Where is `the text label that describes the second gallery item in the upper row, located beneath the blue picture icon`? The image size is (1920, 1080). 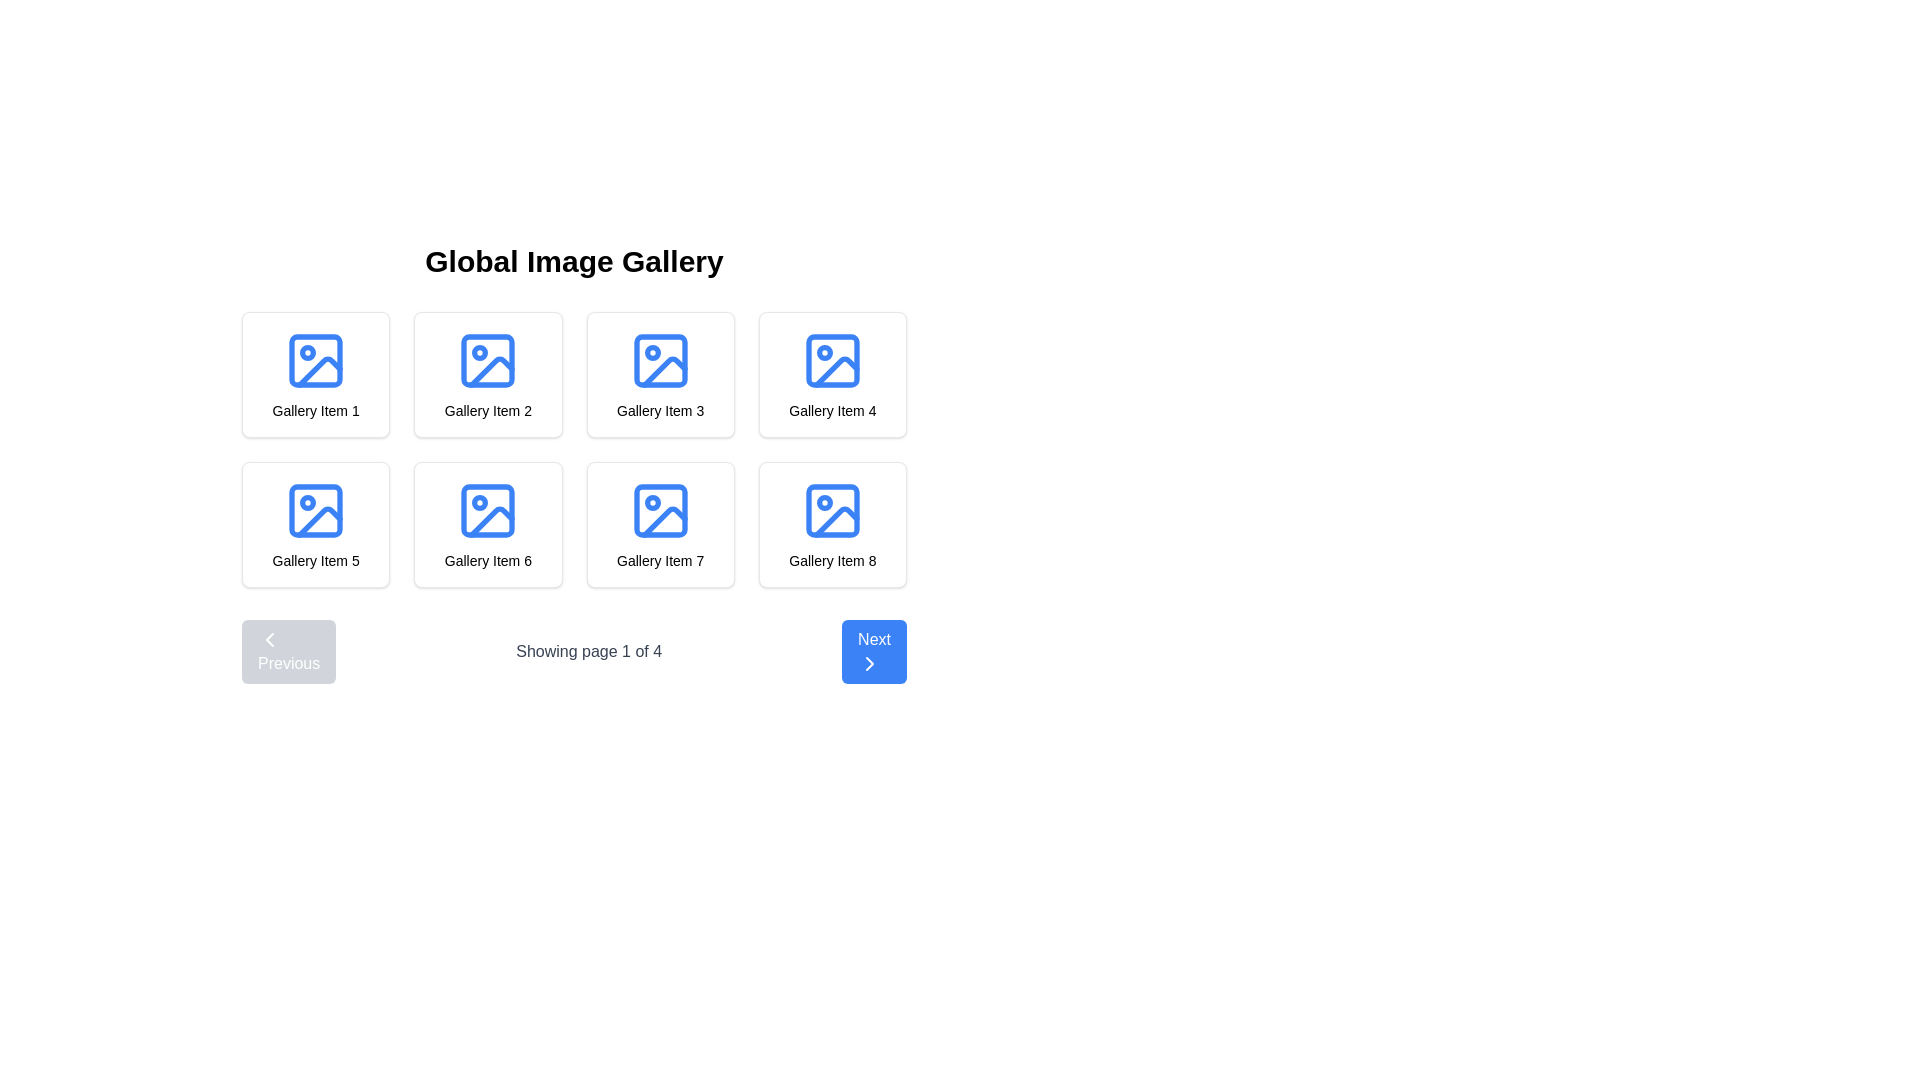
the text label that describes the second gallery item in the upper row, located beneath the blue picture icon is located at coordinates (488, 410).